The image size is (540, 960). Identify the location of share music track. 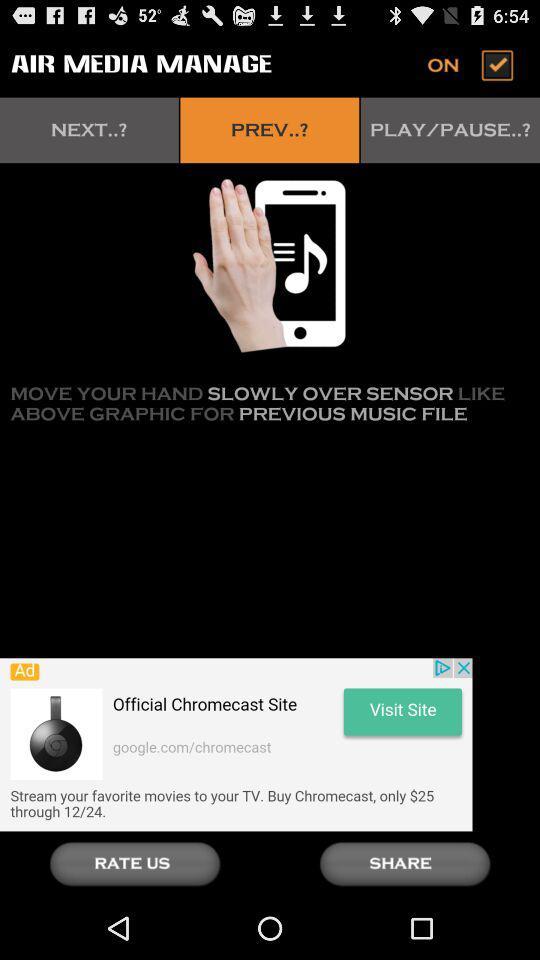
(405, 863).